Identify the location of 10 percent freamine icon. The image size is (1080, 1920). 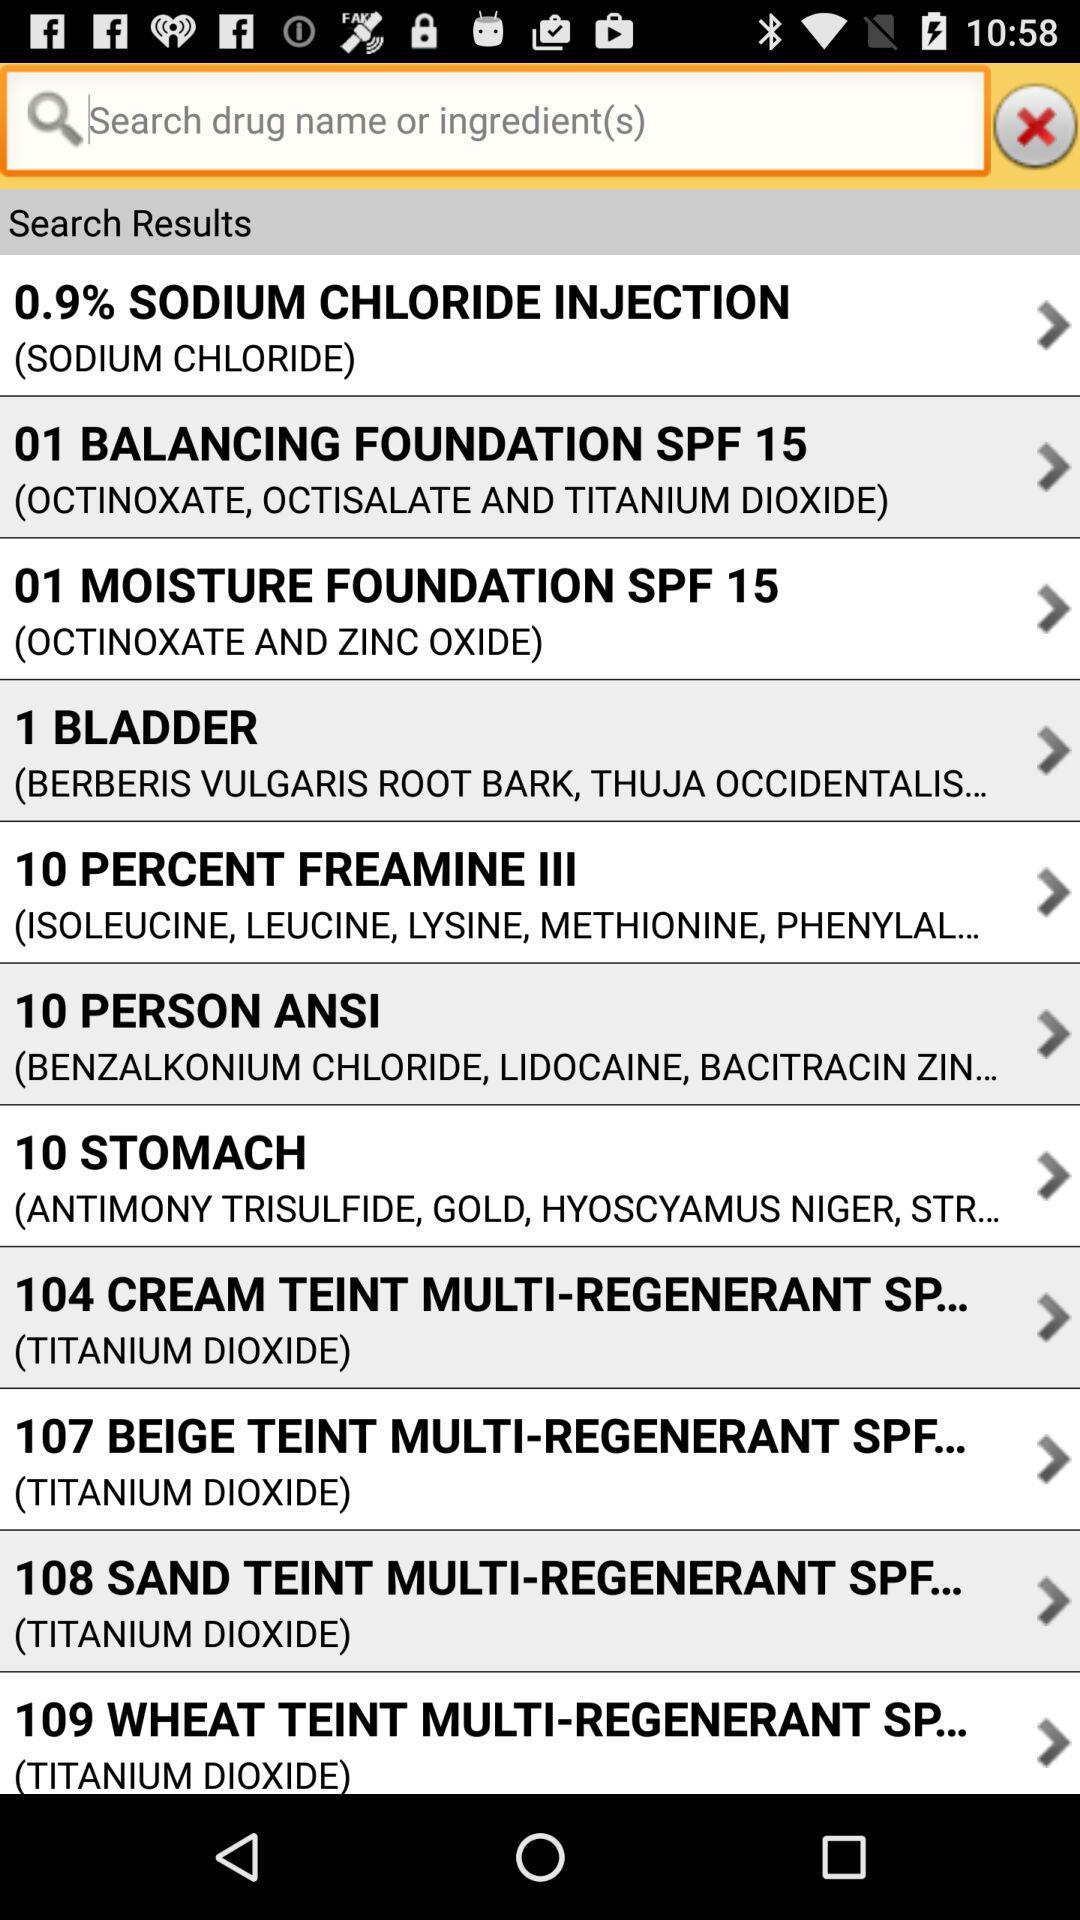
(499, 867).